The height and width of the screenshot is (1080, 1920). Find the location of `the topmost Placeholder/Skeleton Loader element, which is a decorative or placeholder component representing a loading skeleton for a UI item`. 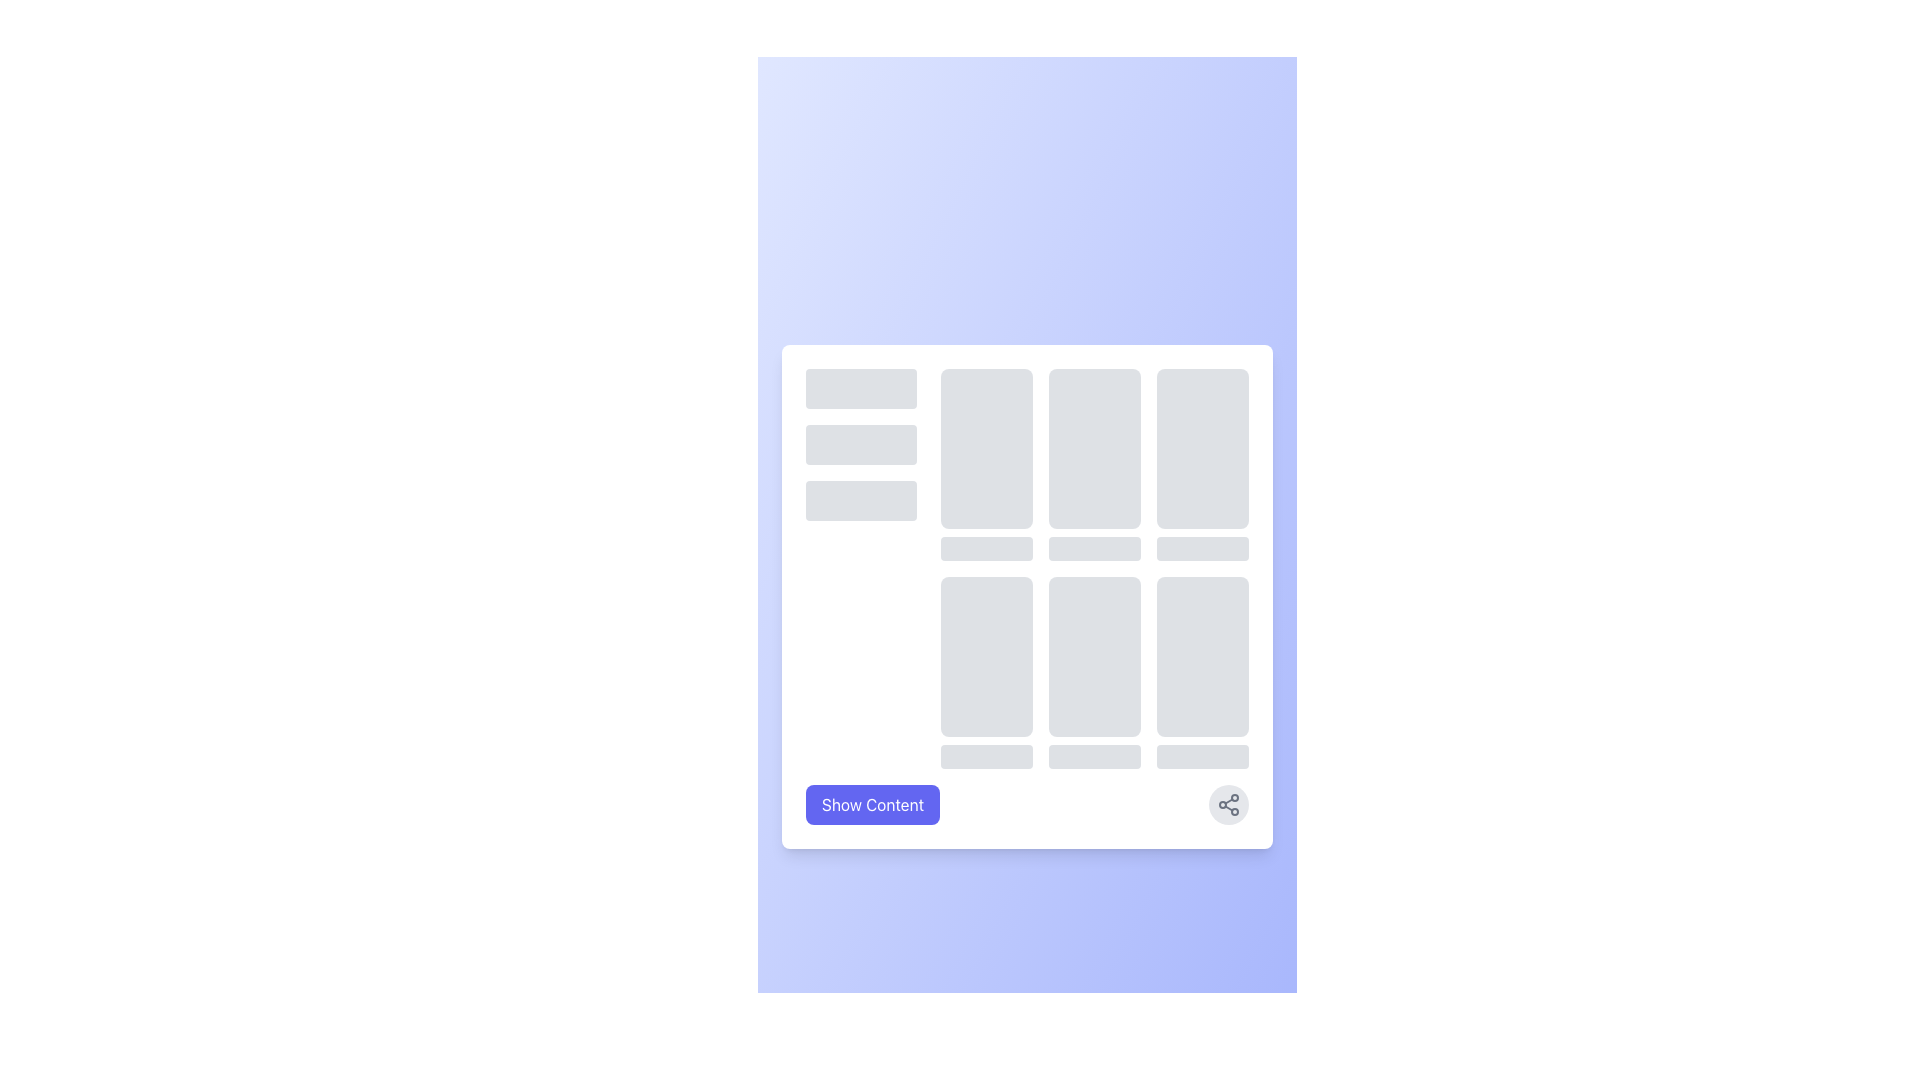

the topmost Placeholder/Skeleton Loader element, which is a decorative or placeholder component representing a loading skeleton for a UI item is located at coordinates (861, 389).